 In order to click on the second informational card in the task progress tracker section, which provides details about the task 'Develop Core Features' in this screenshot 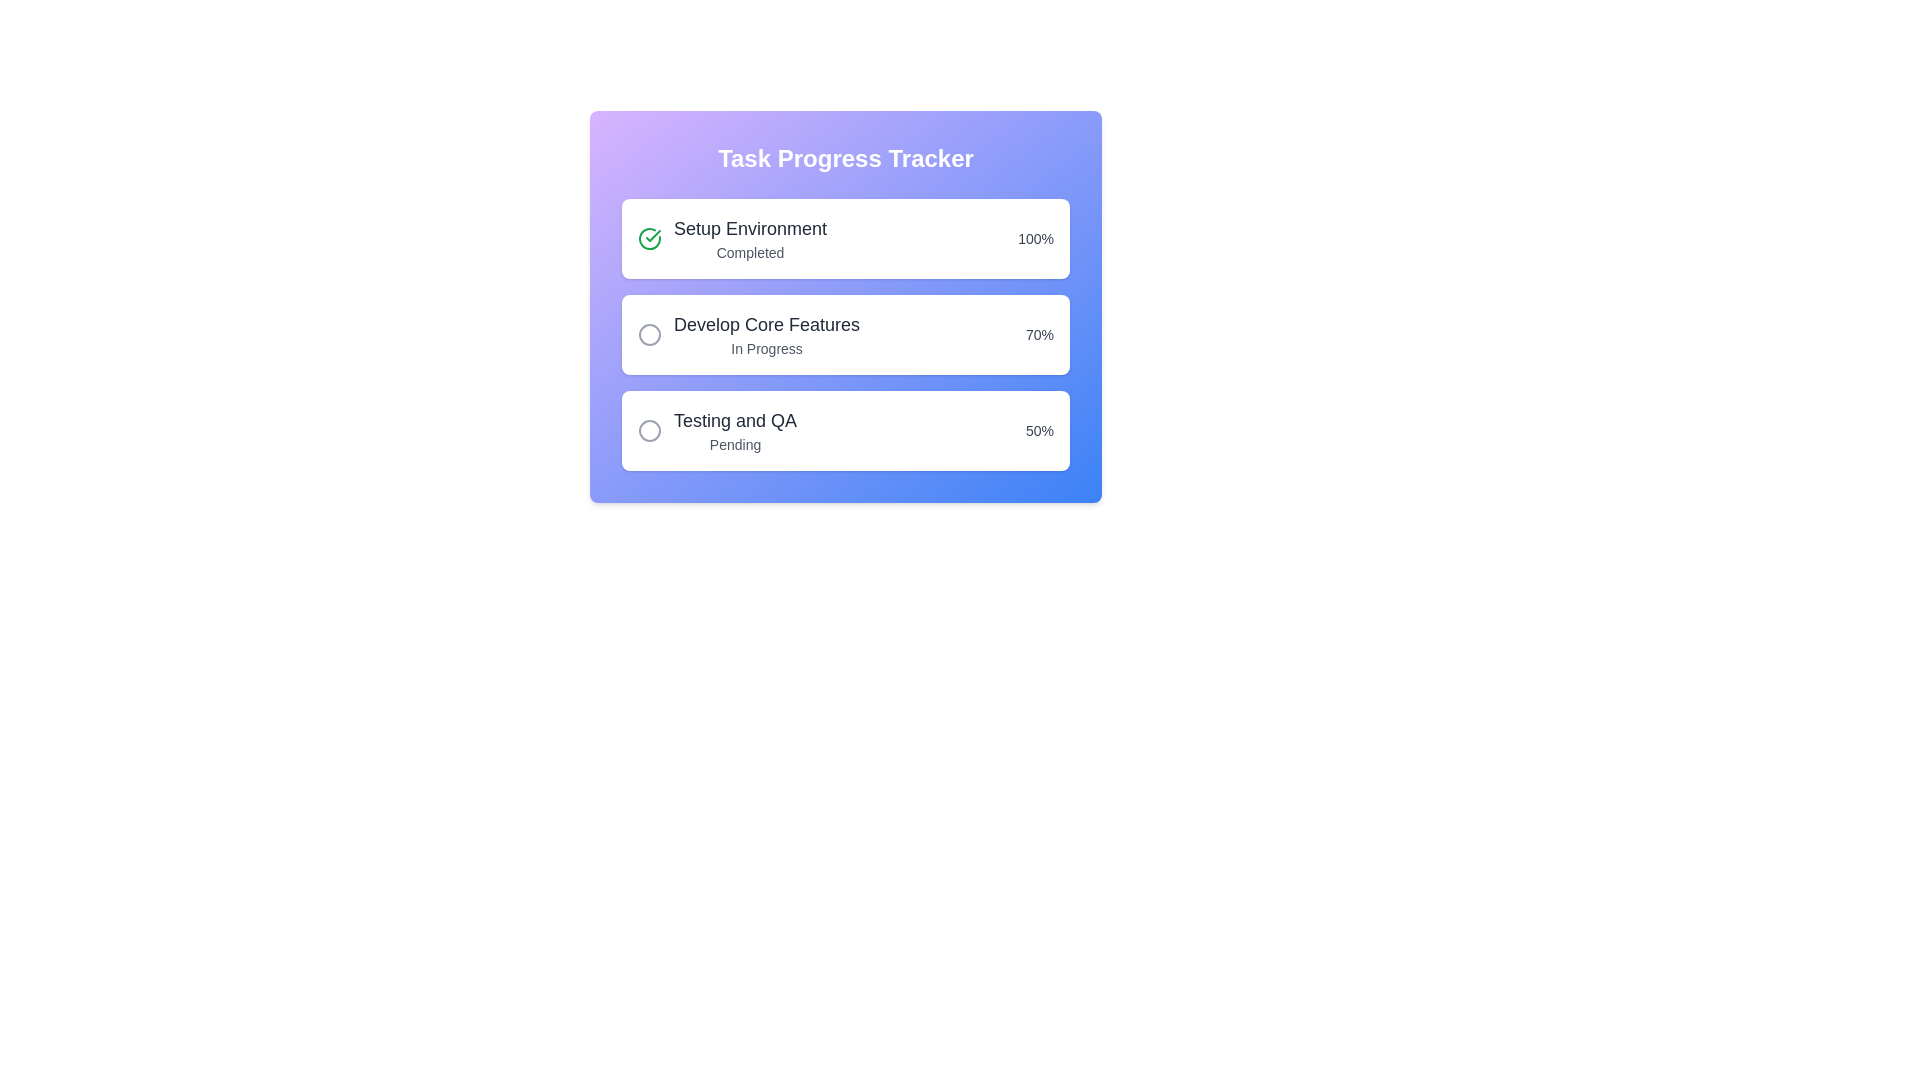, I will do `click(845, 307)`.